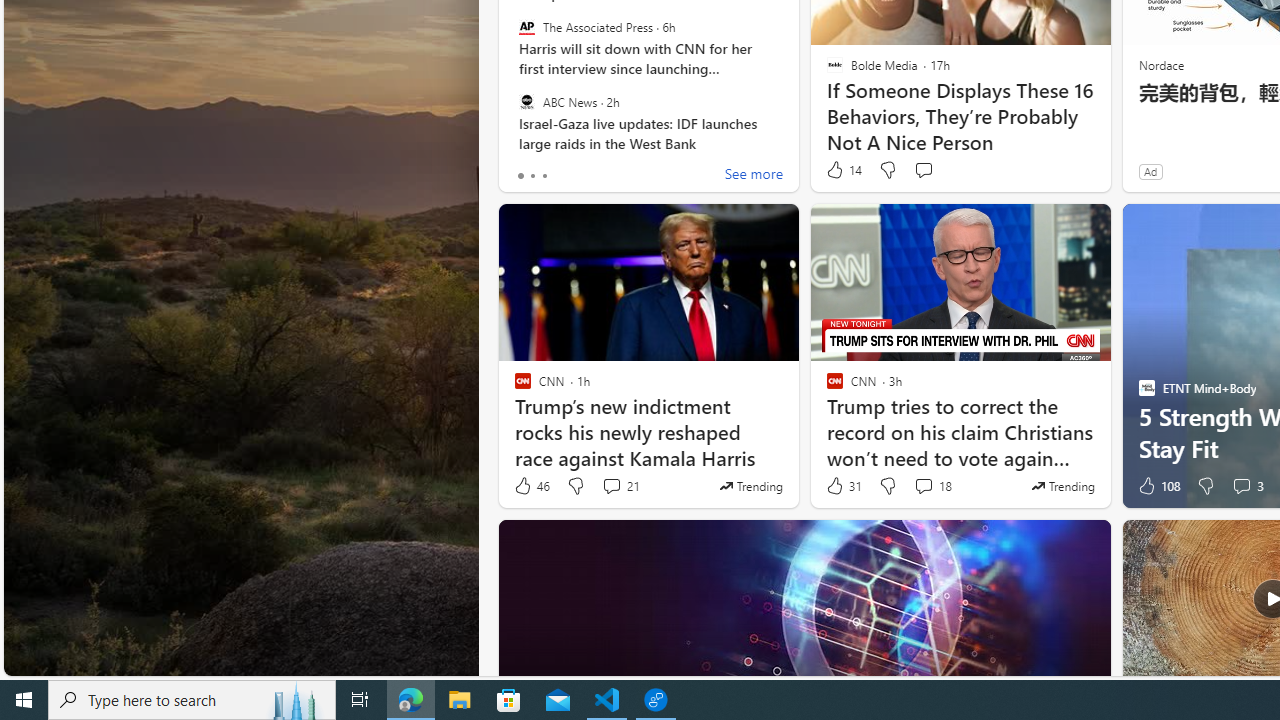  What do you see at coordinates (1240, 486) in the screenshot?
I see `'View comments 3 Comment'` at bounding box center [1240, 486].